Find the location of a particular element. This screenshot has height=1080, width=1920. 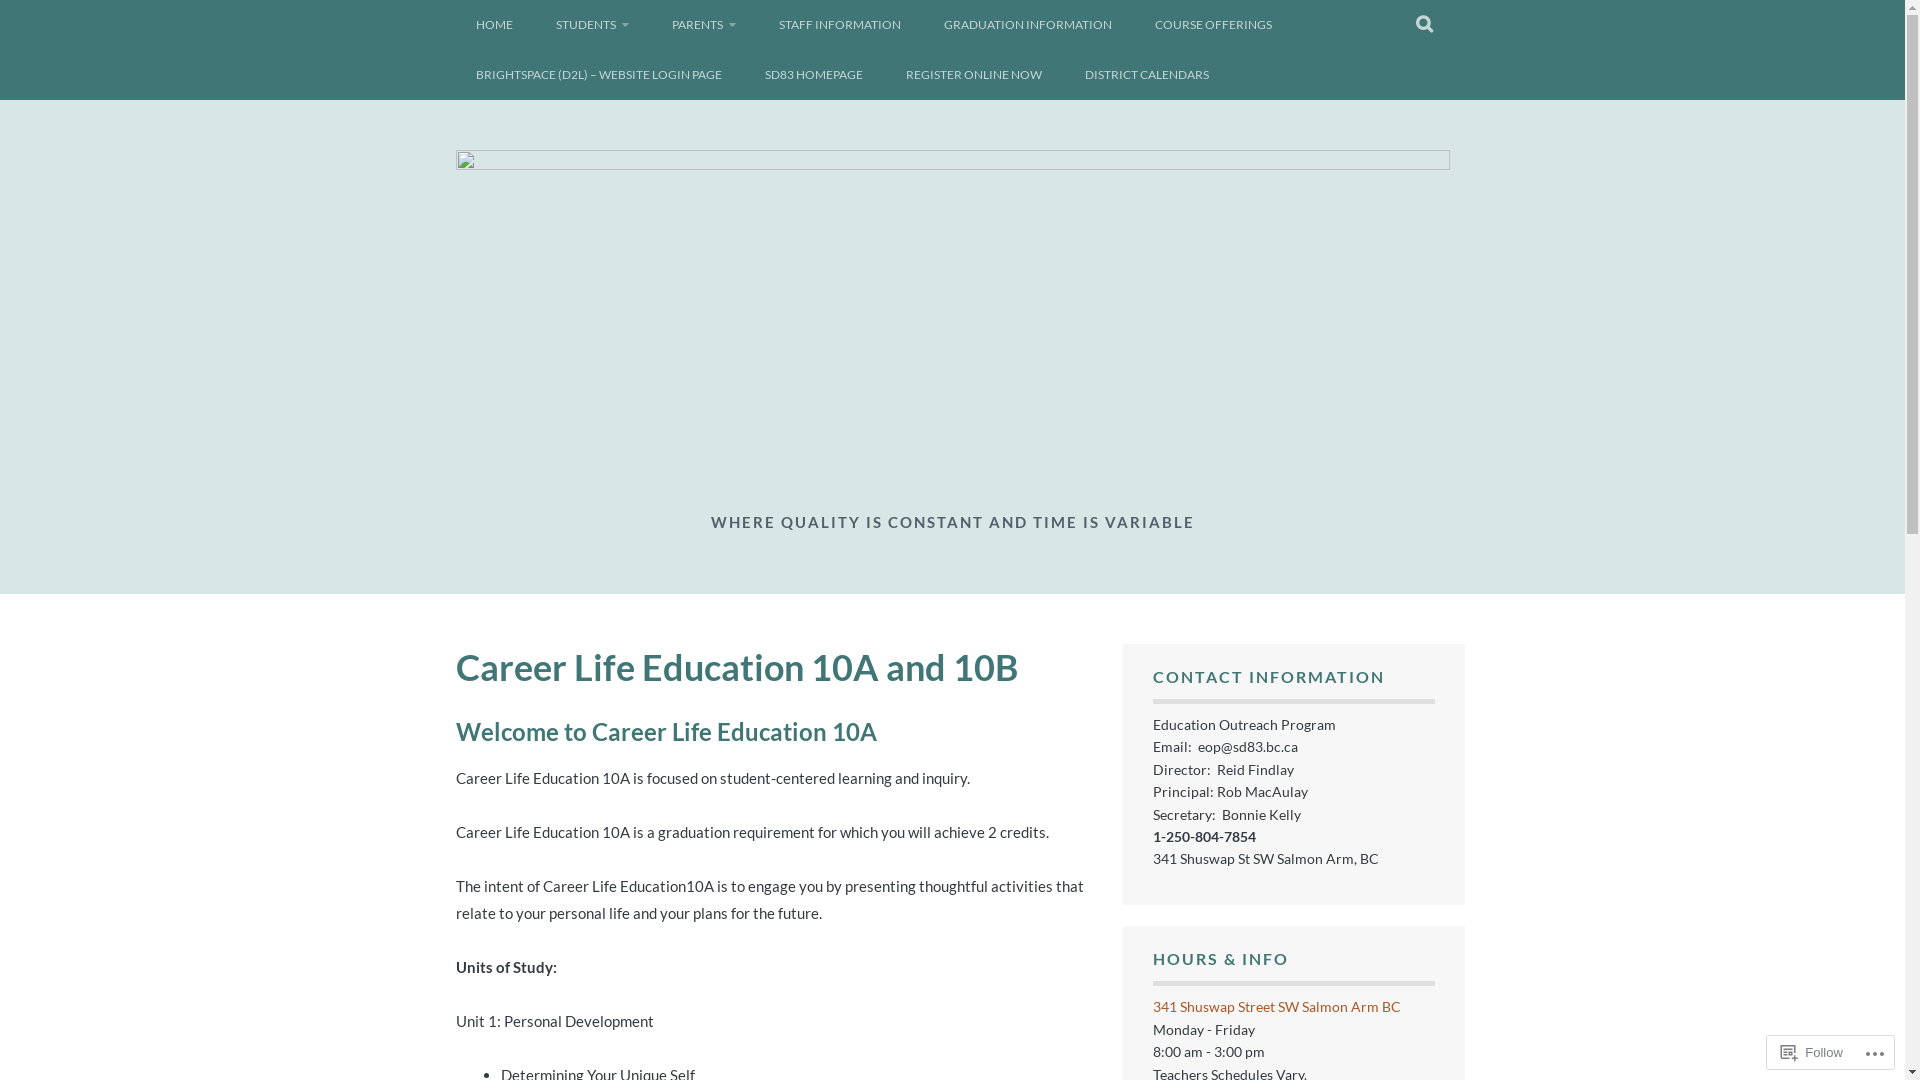

'HOME' is located at coordinates (494, 24).